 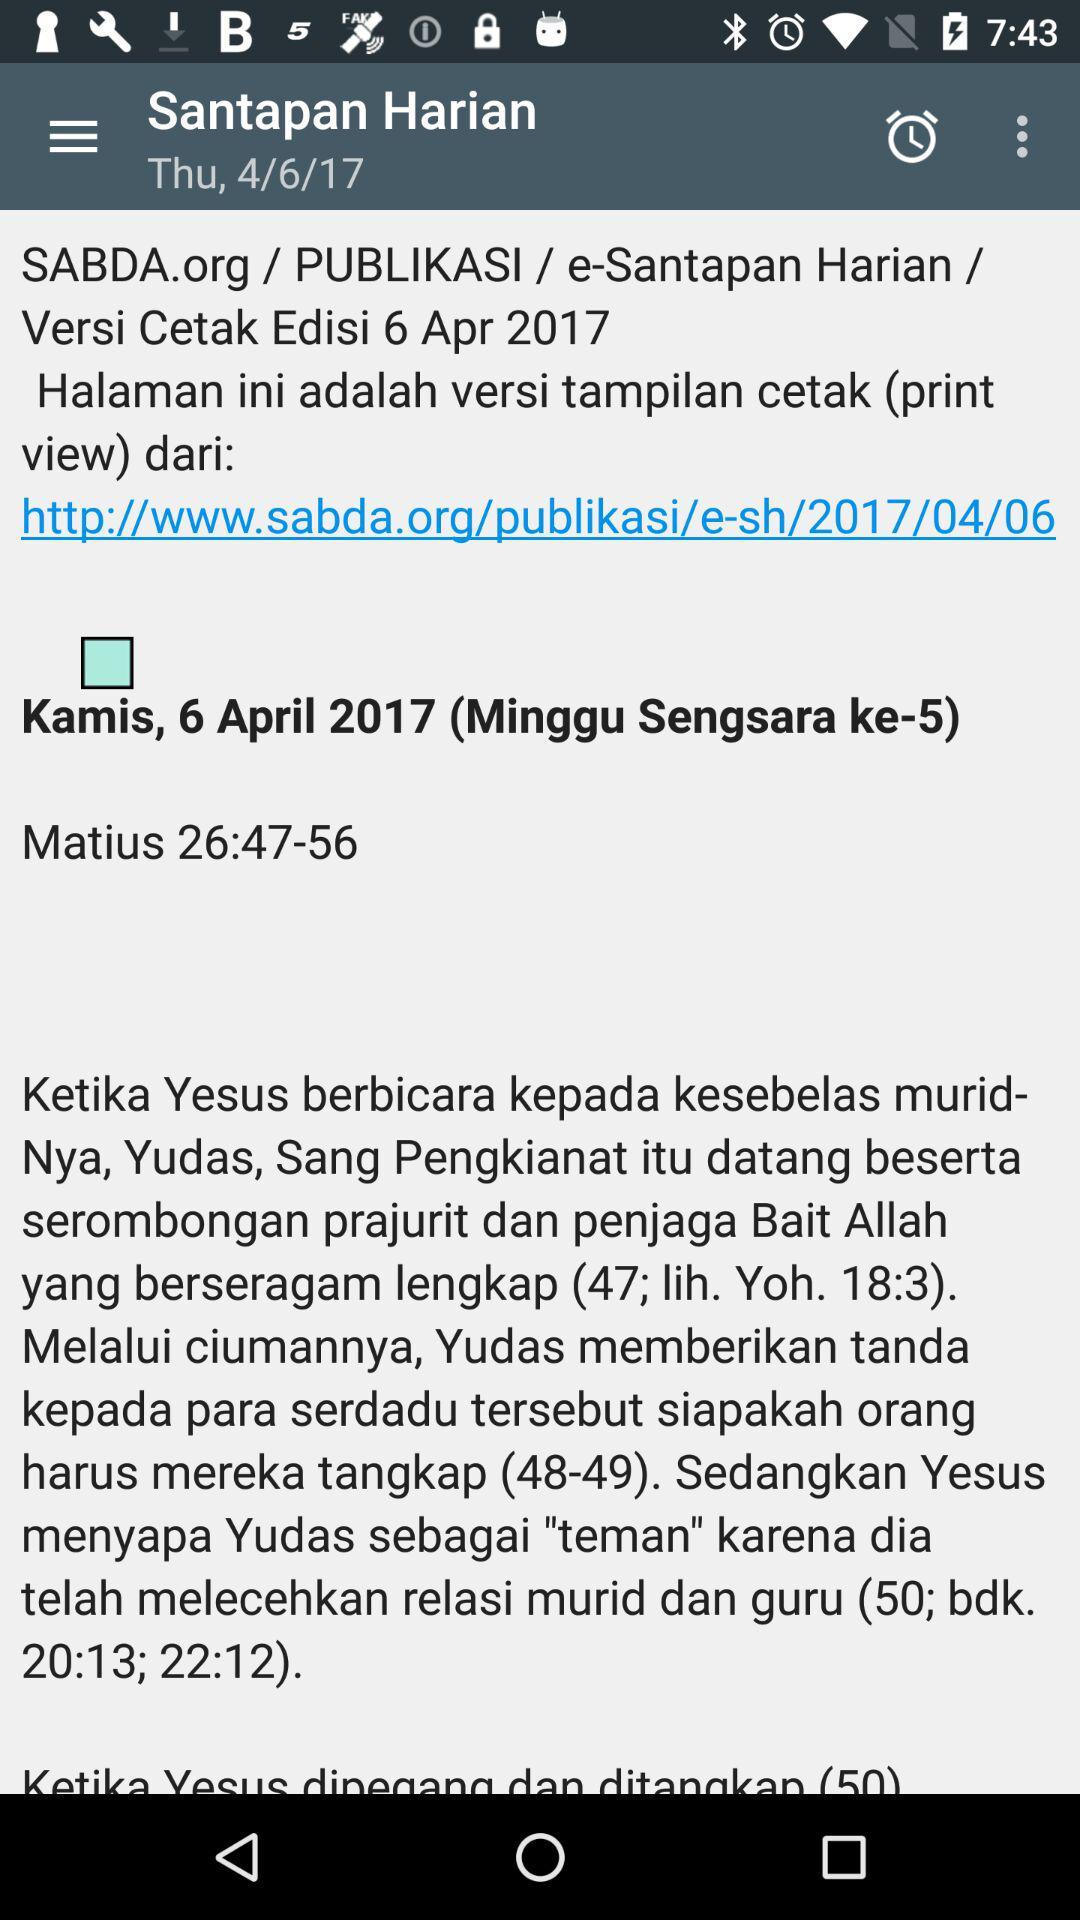 What do you see at coordinates (911, 135) in the screenshot?
I see `the item above the sabda org publikasi icon` at bounding box center [911, 135].